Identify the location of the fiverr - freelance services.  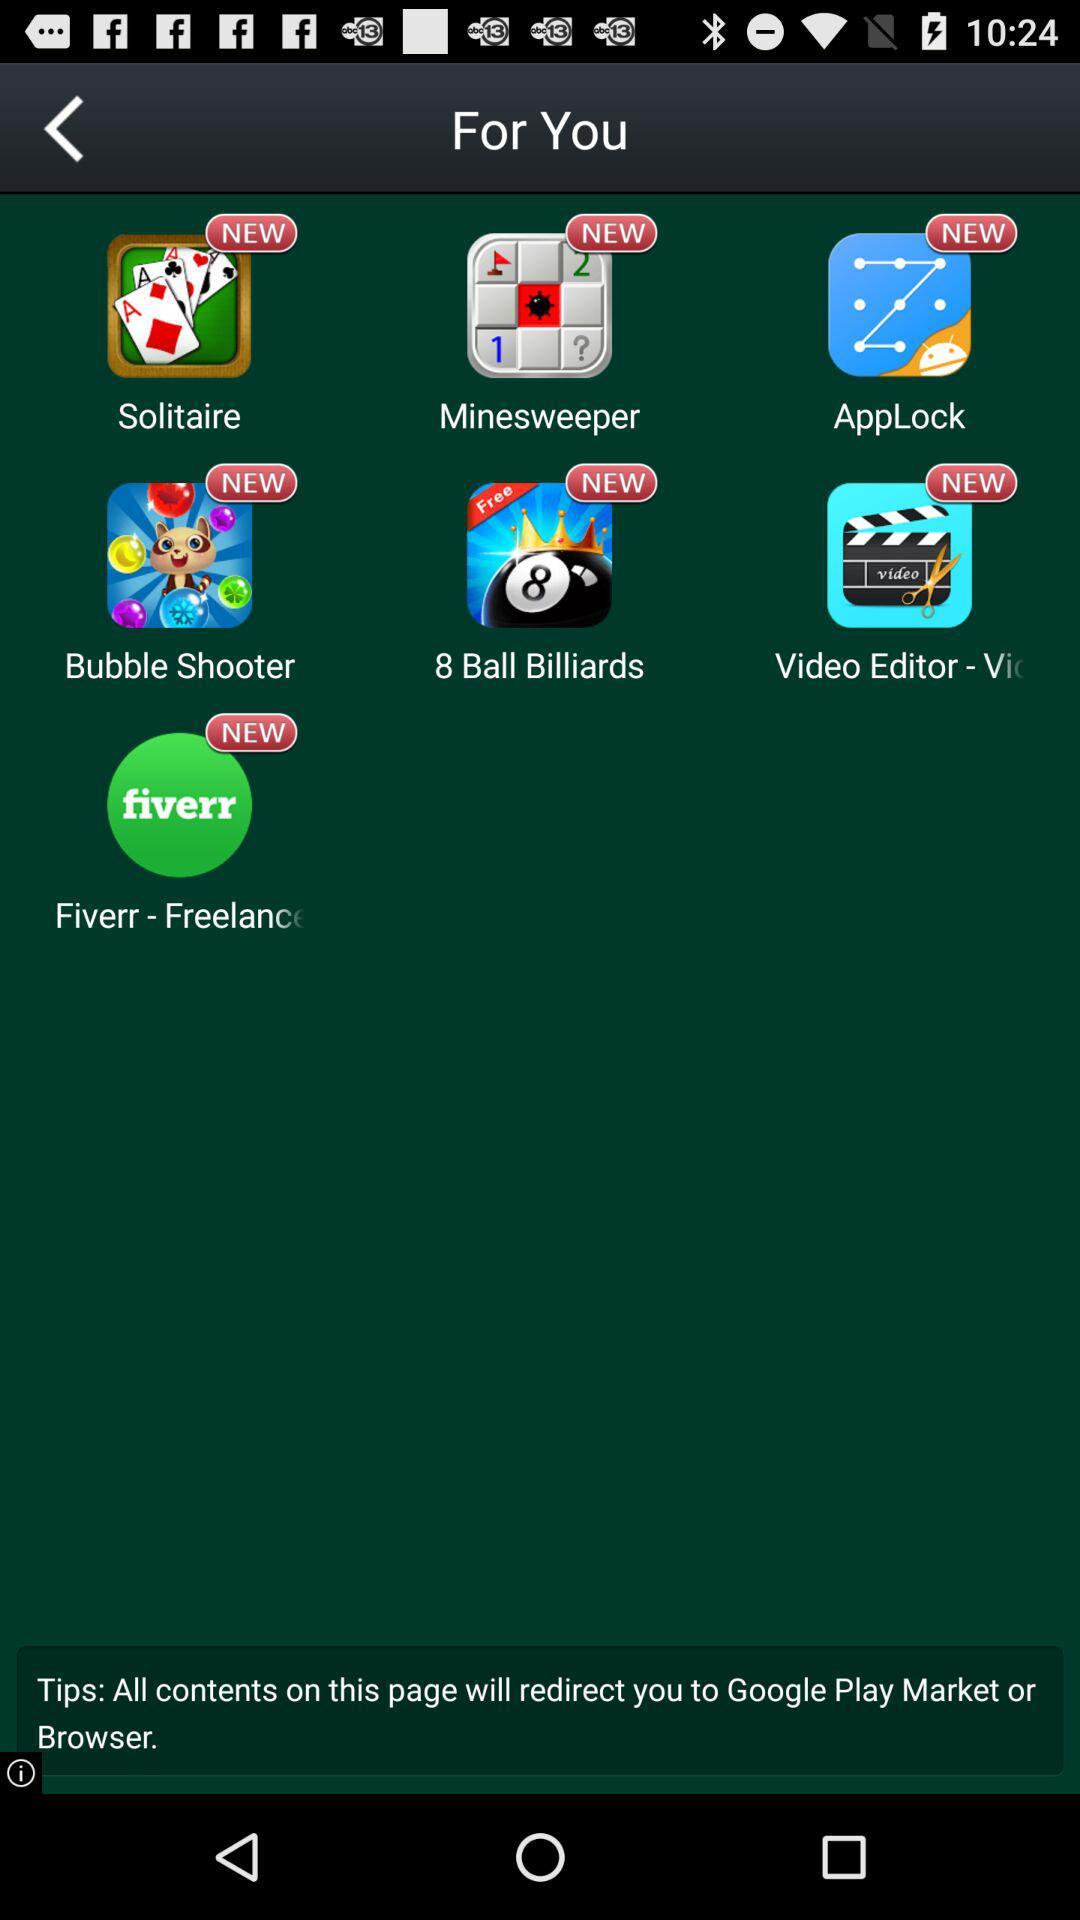
(178, 913).